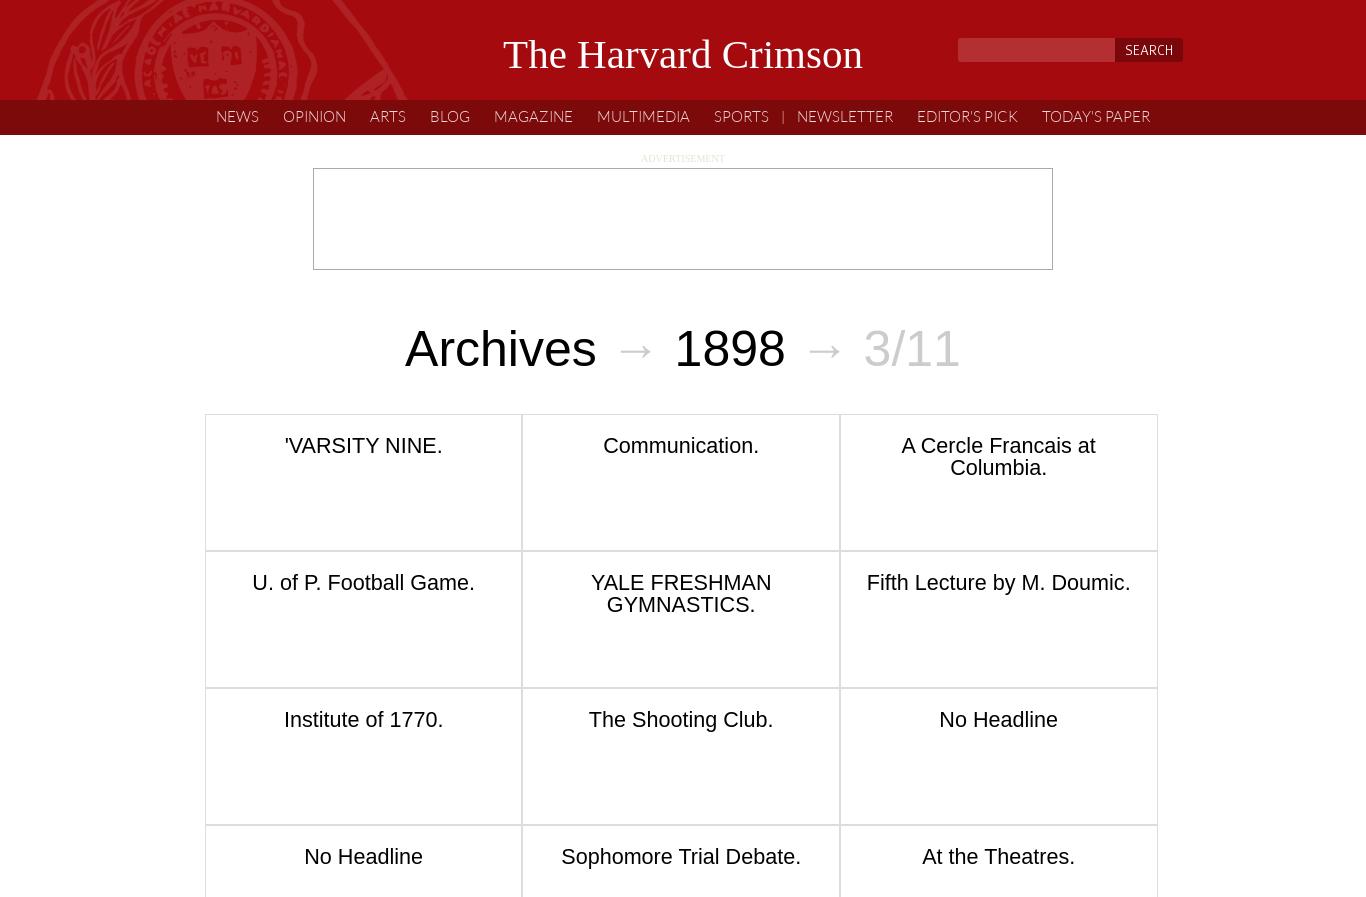  I want to click on ''VARSITY NINE.', so click(361, 444).